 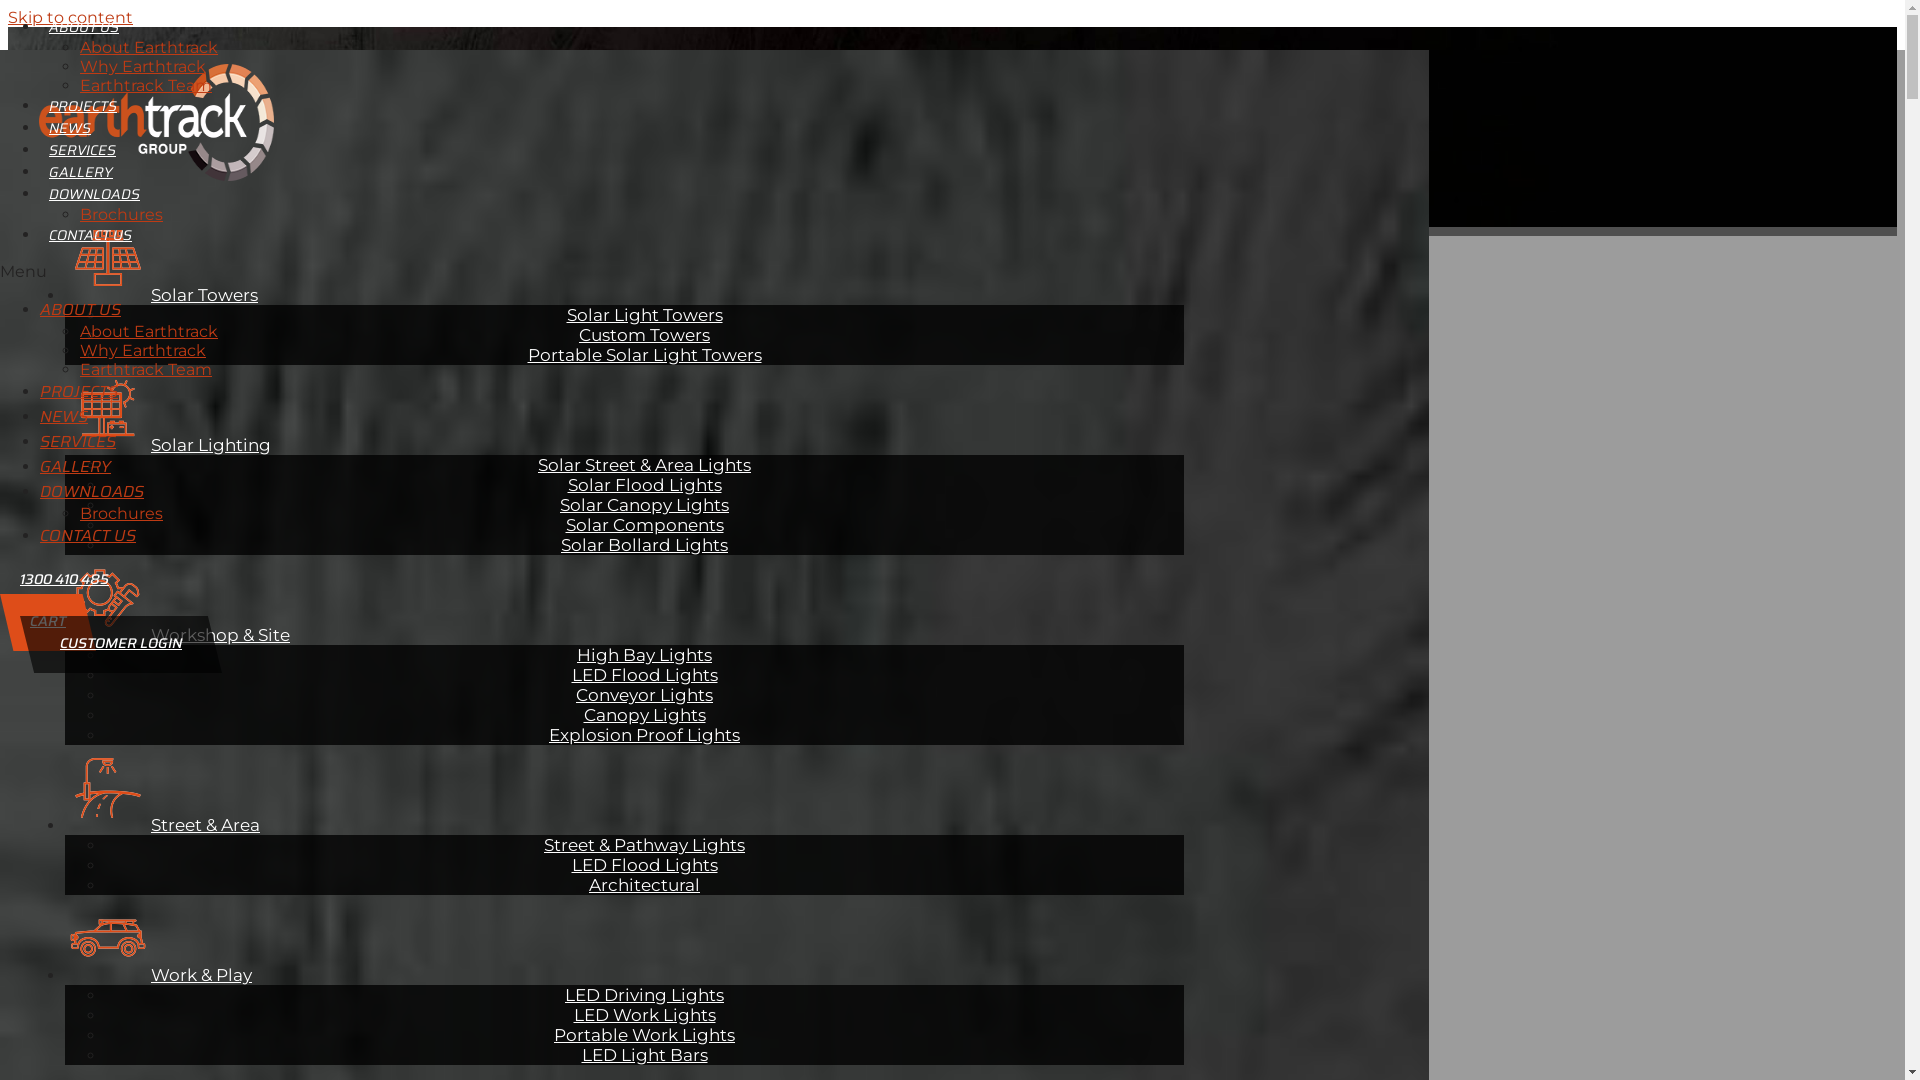 What do you see at coordinates (644, 844) in the screenshot?
I see `'Street & Pathway Lights'` at bounding box center [644, 844].